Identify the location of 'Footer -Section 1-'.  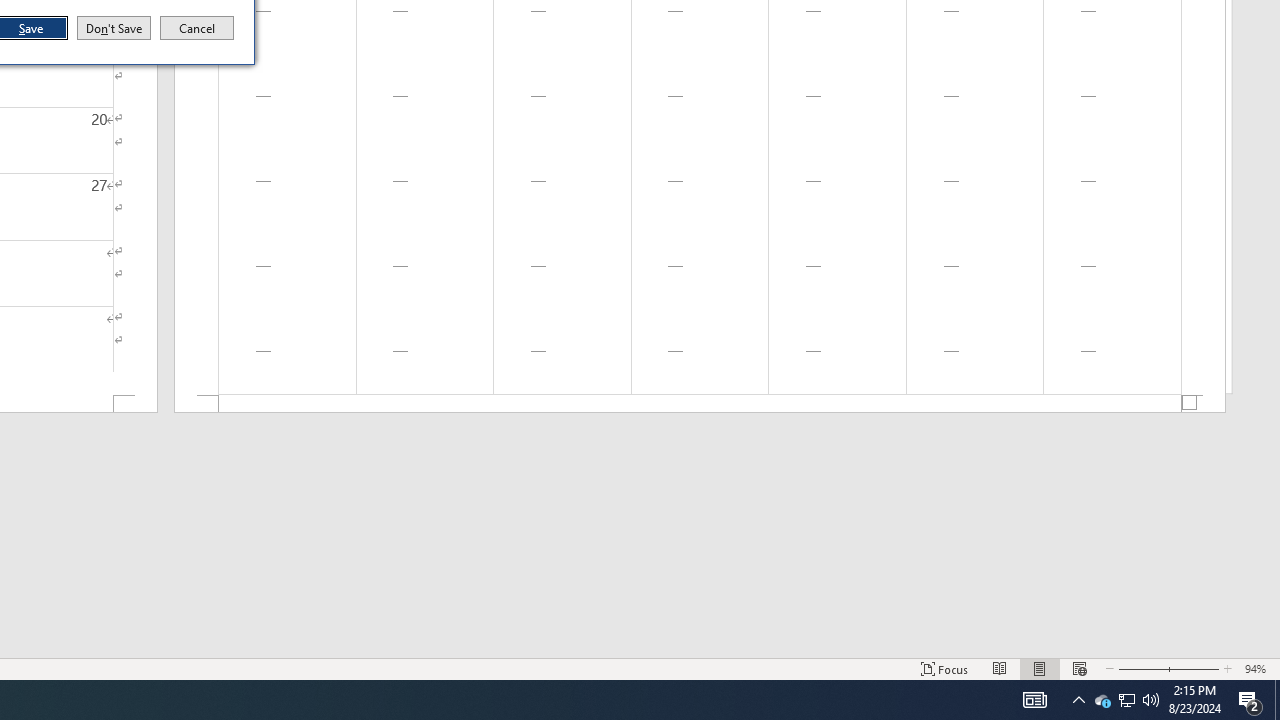
(700, 404).